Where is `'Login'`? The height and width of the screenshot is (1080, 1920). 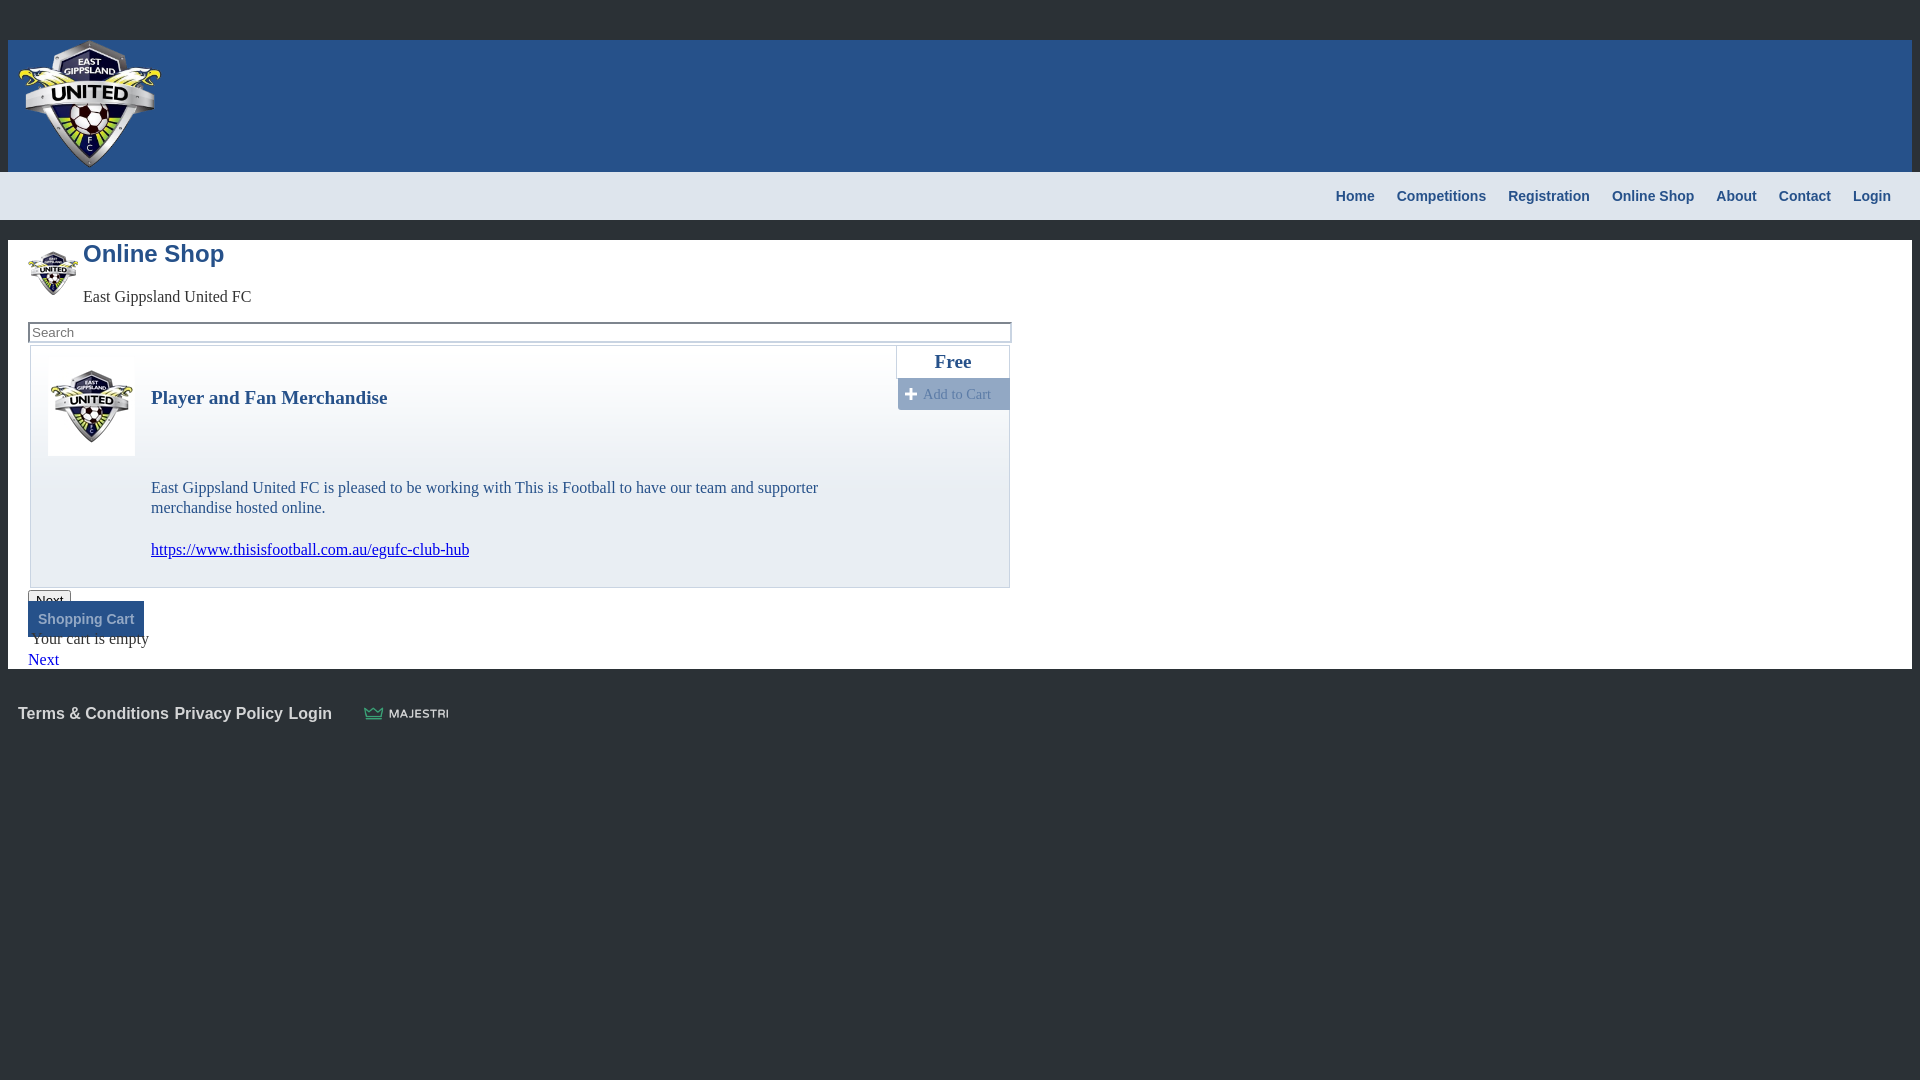
'Login' is located at coordinates (1871, 196).